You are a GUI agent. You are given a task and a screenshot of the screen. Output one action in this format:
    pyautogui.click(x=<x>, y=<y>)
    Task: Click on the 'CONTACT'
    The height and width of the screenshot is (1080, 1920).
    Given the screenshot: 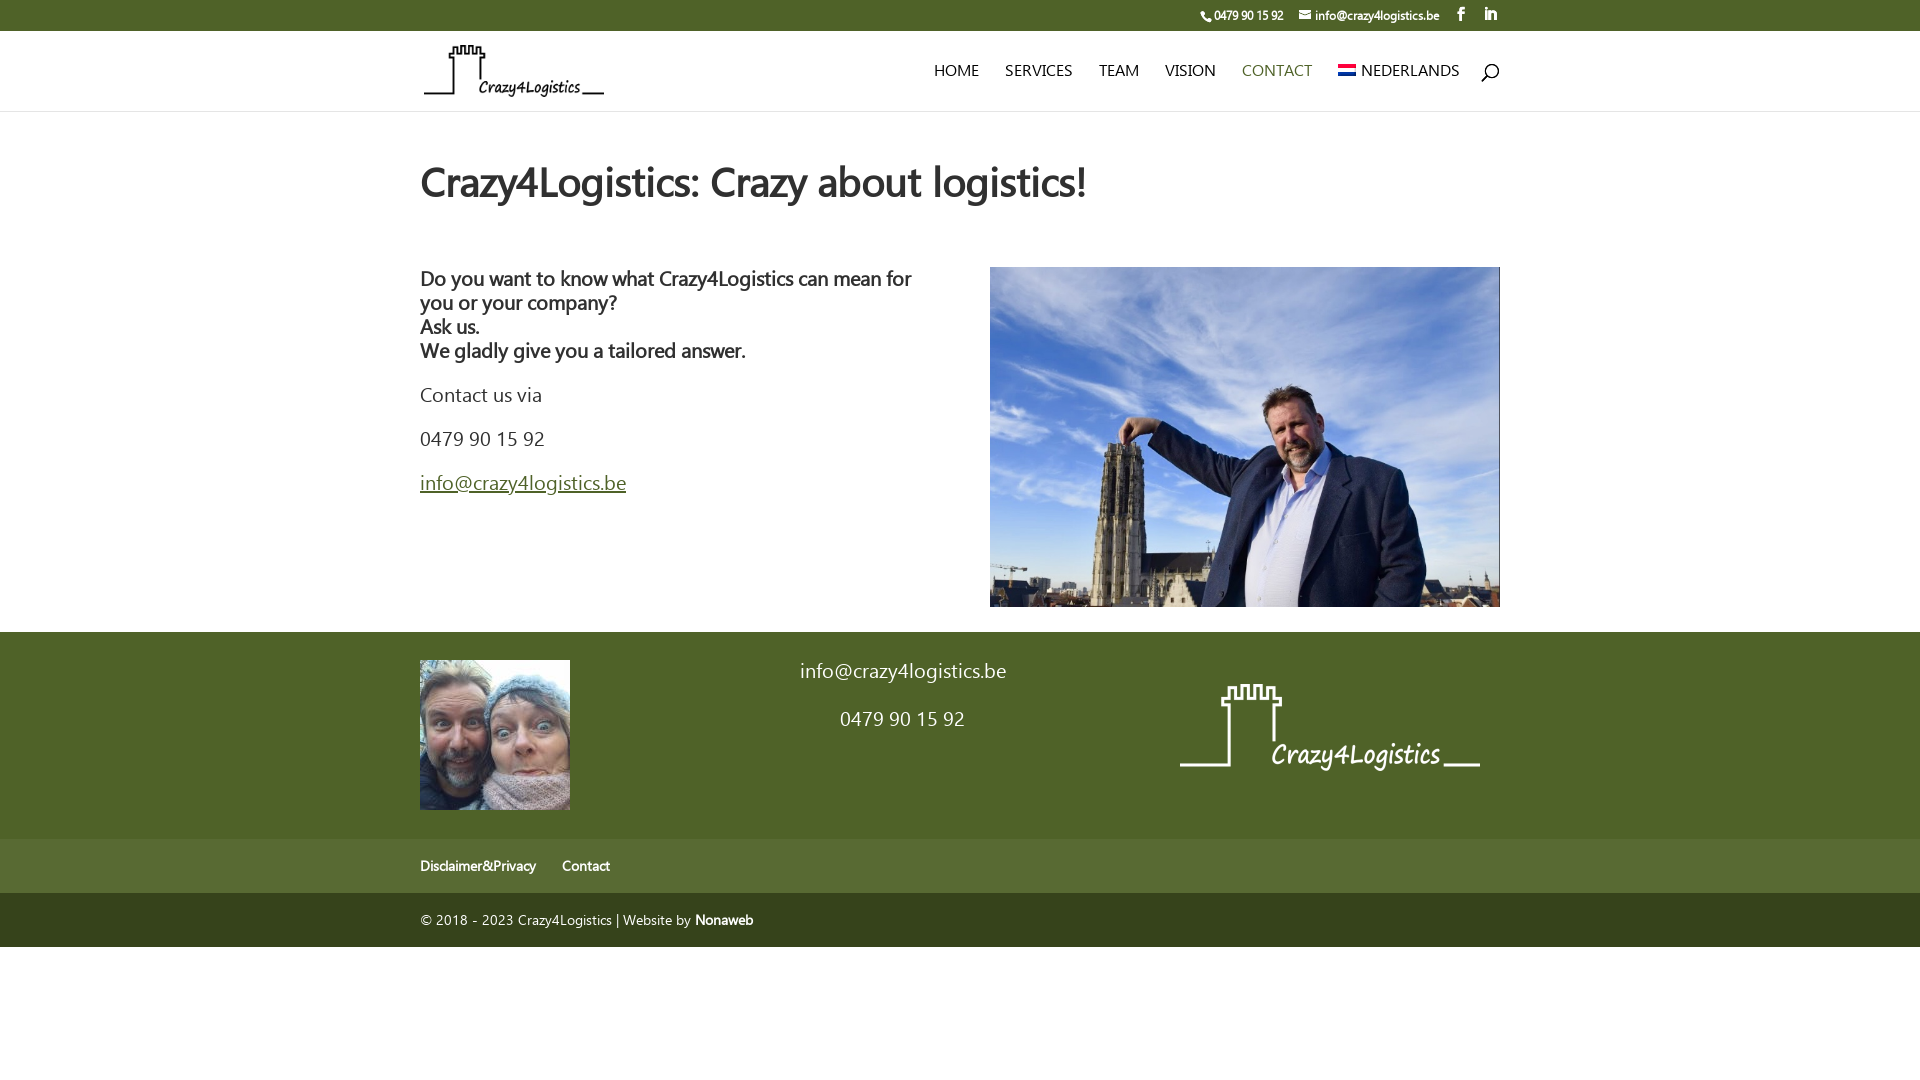 What is the action you would take?
    pyautogui.click(x=1275, y=86)
    